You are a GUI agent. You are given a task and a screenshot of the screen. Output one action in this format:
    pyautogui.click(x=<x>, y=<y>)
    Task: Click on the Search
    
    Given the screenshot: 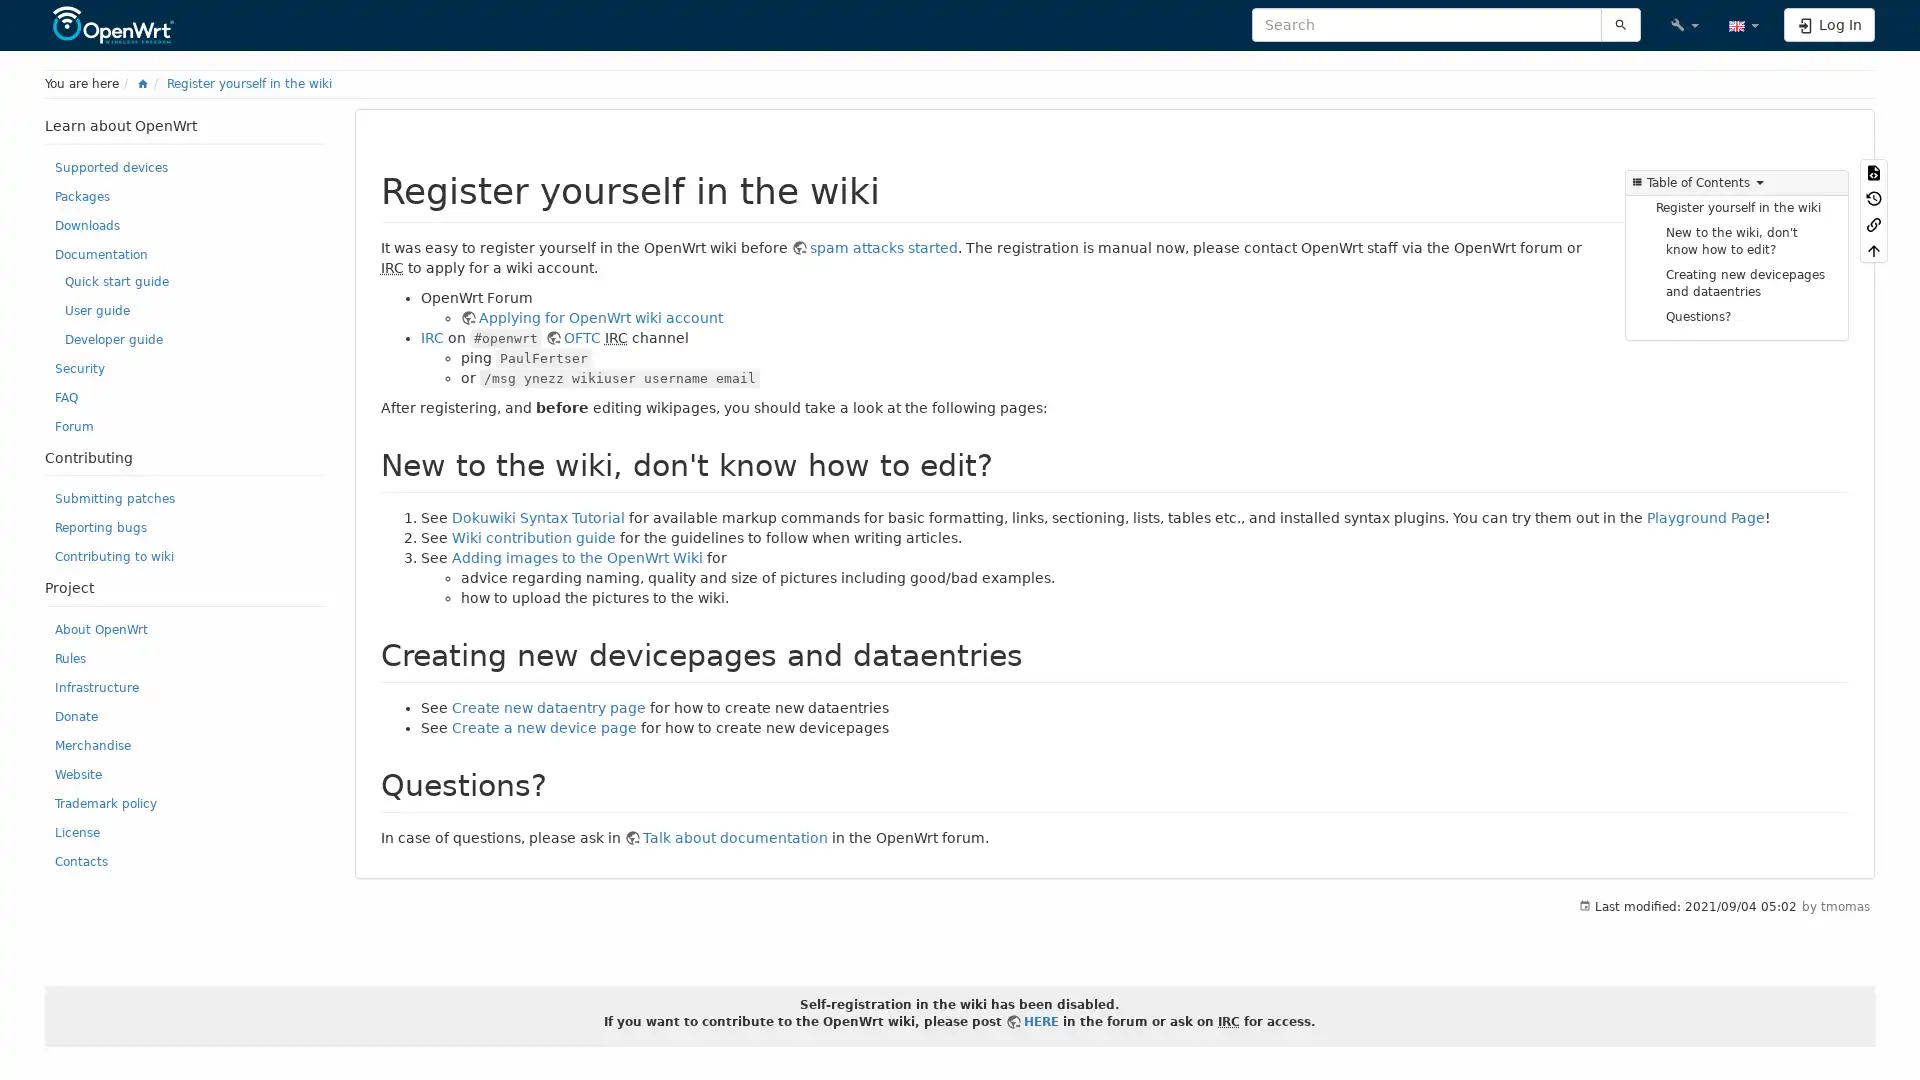 What is the action you would take?
    pyautogui.click(x=1620, y=24)
    